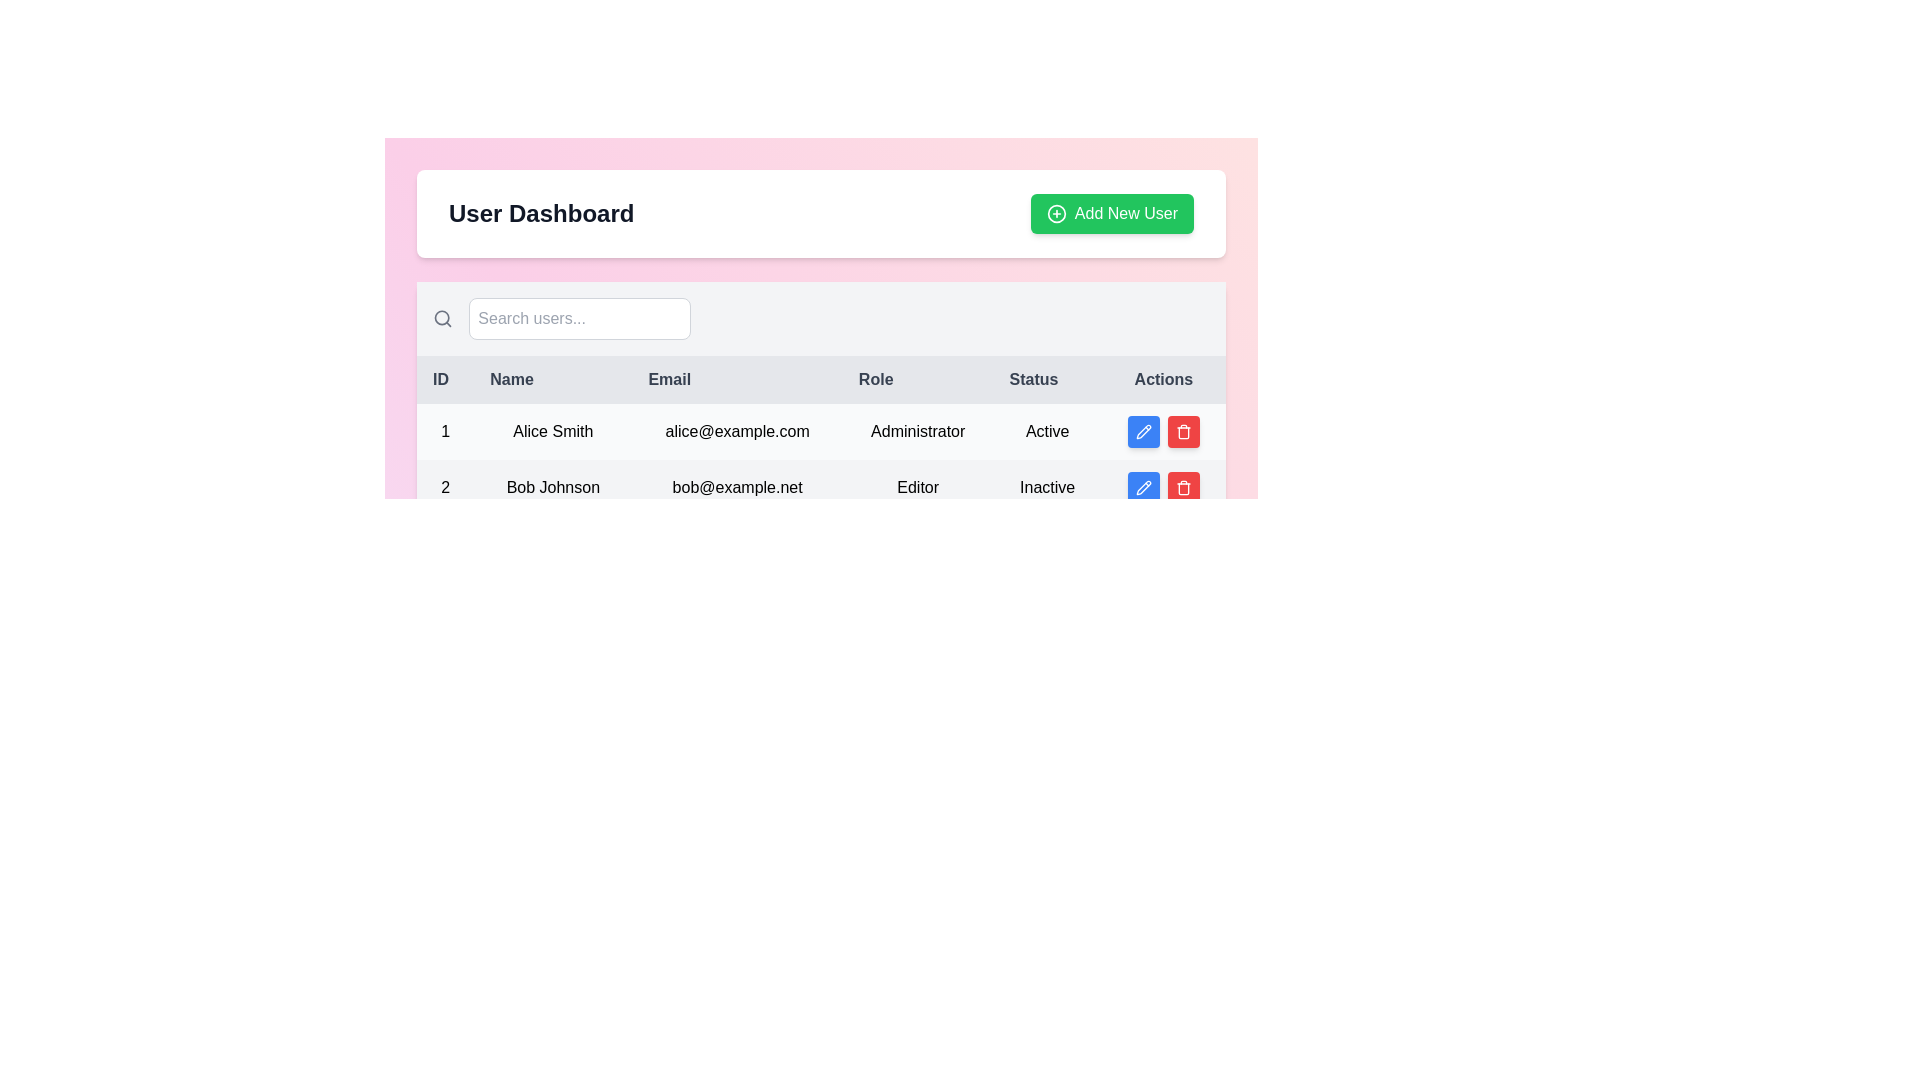 This screenshot has height=1080, width=1920. Describe the element at coordinates (917, 488) in the screenshot. I see `the static text element displaying 'Editor' located in the second row of the table under the 'Role' column, following 'Bob Johnson' in the 'Name' column` at that location.